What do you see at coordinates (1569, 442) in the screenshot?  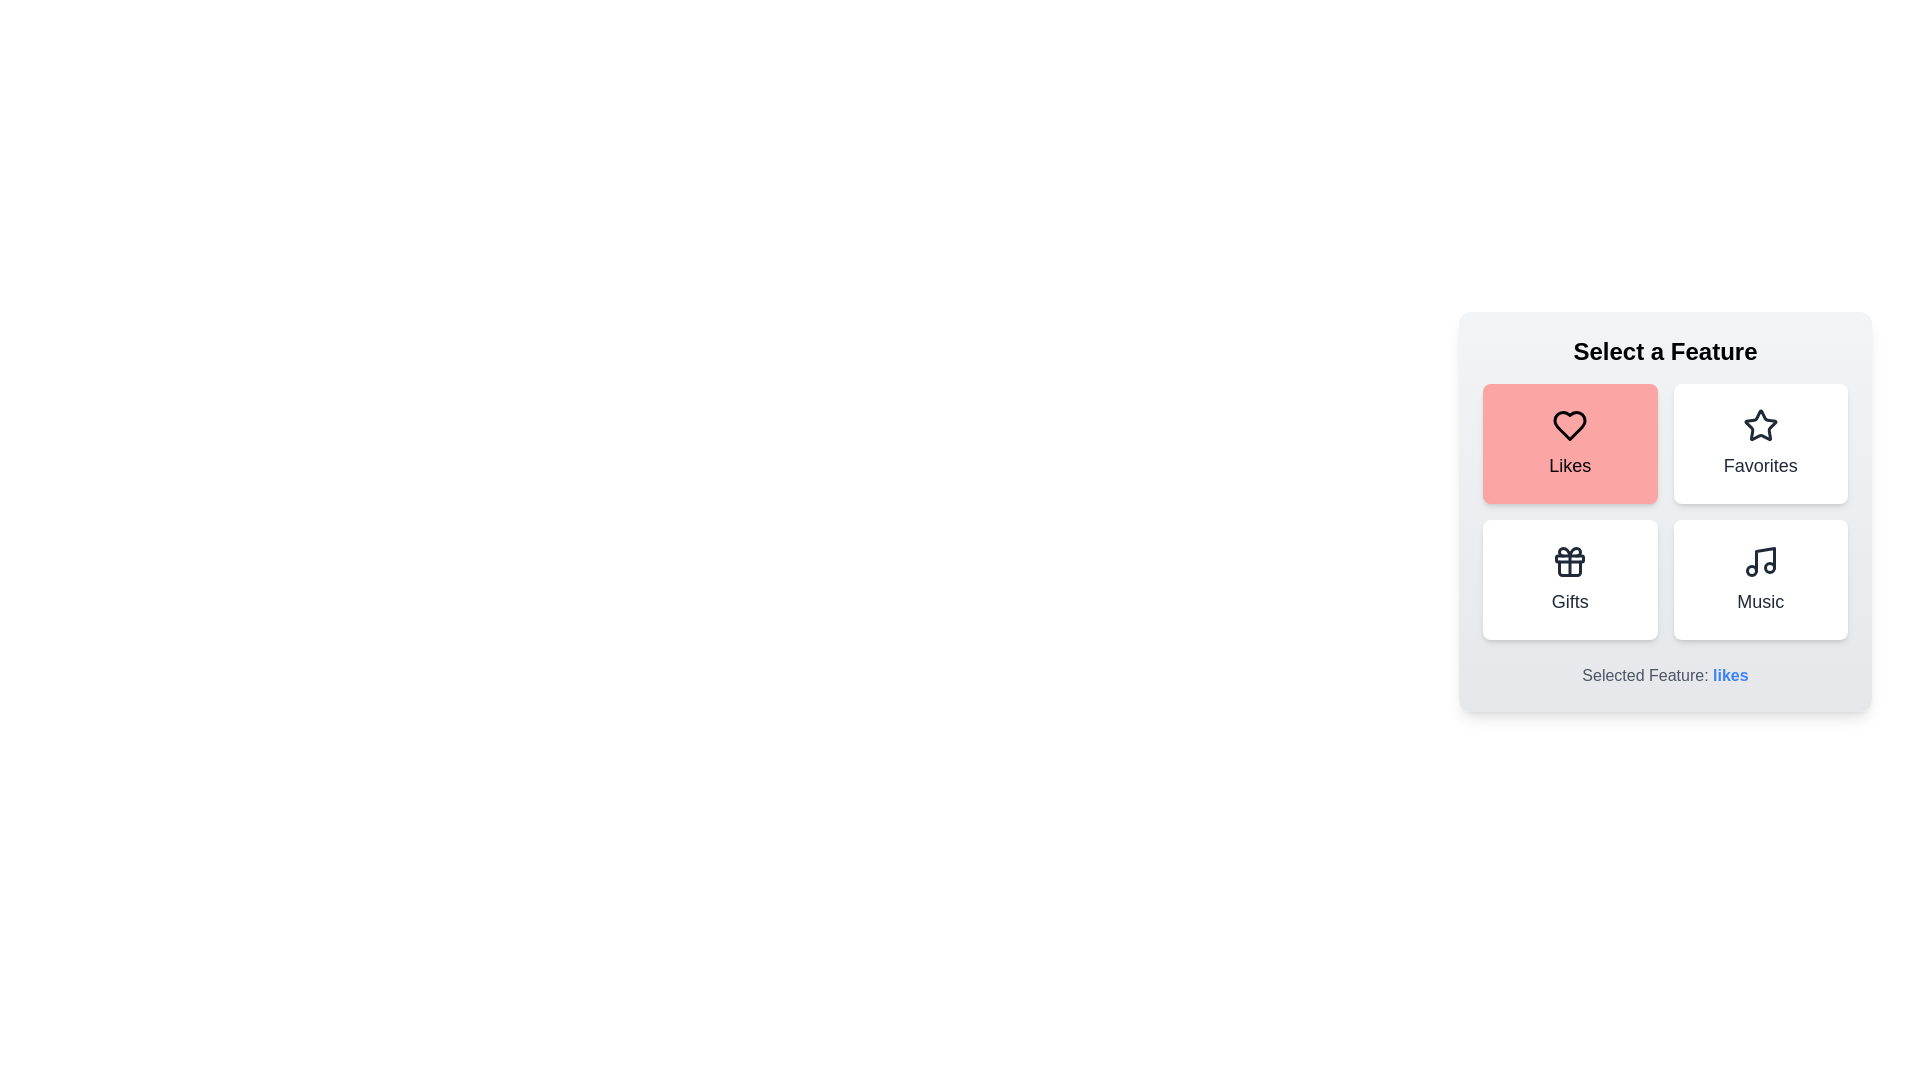 I see `the Likes button to select it` at bounding box center [1569, 442].